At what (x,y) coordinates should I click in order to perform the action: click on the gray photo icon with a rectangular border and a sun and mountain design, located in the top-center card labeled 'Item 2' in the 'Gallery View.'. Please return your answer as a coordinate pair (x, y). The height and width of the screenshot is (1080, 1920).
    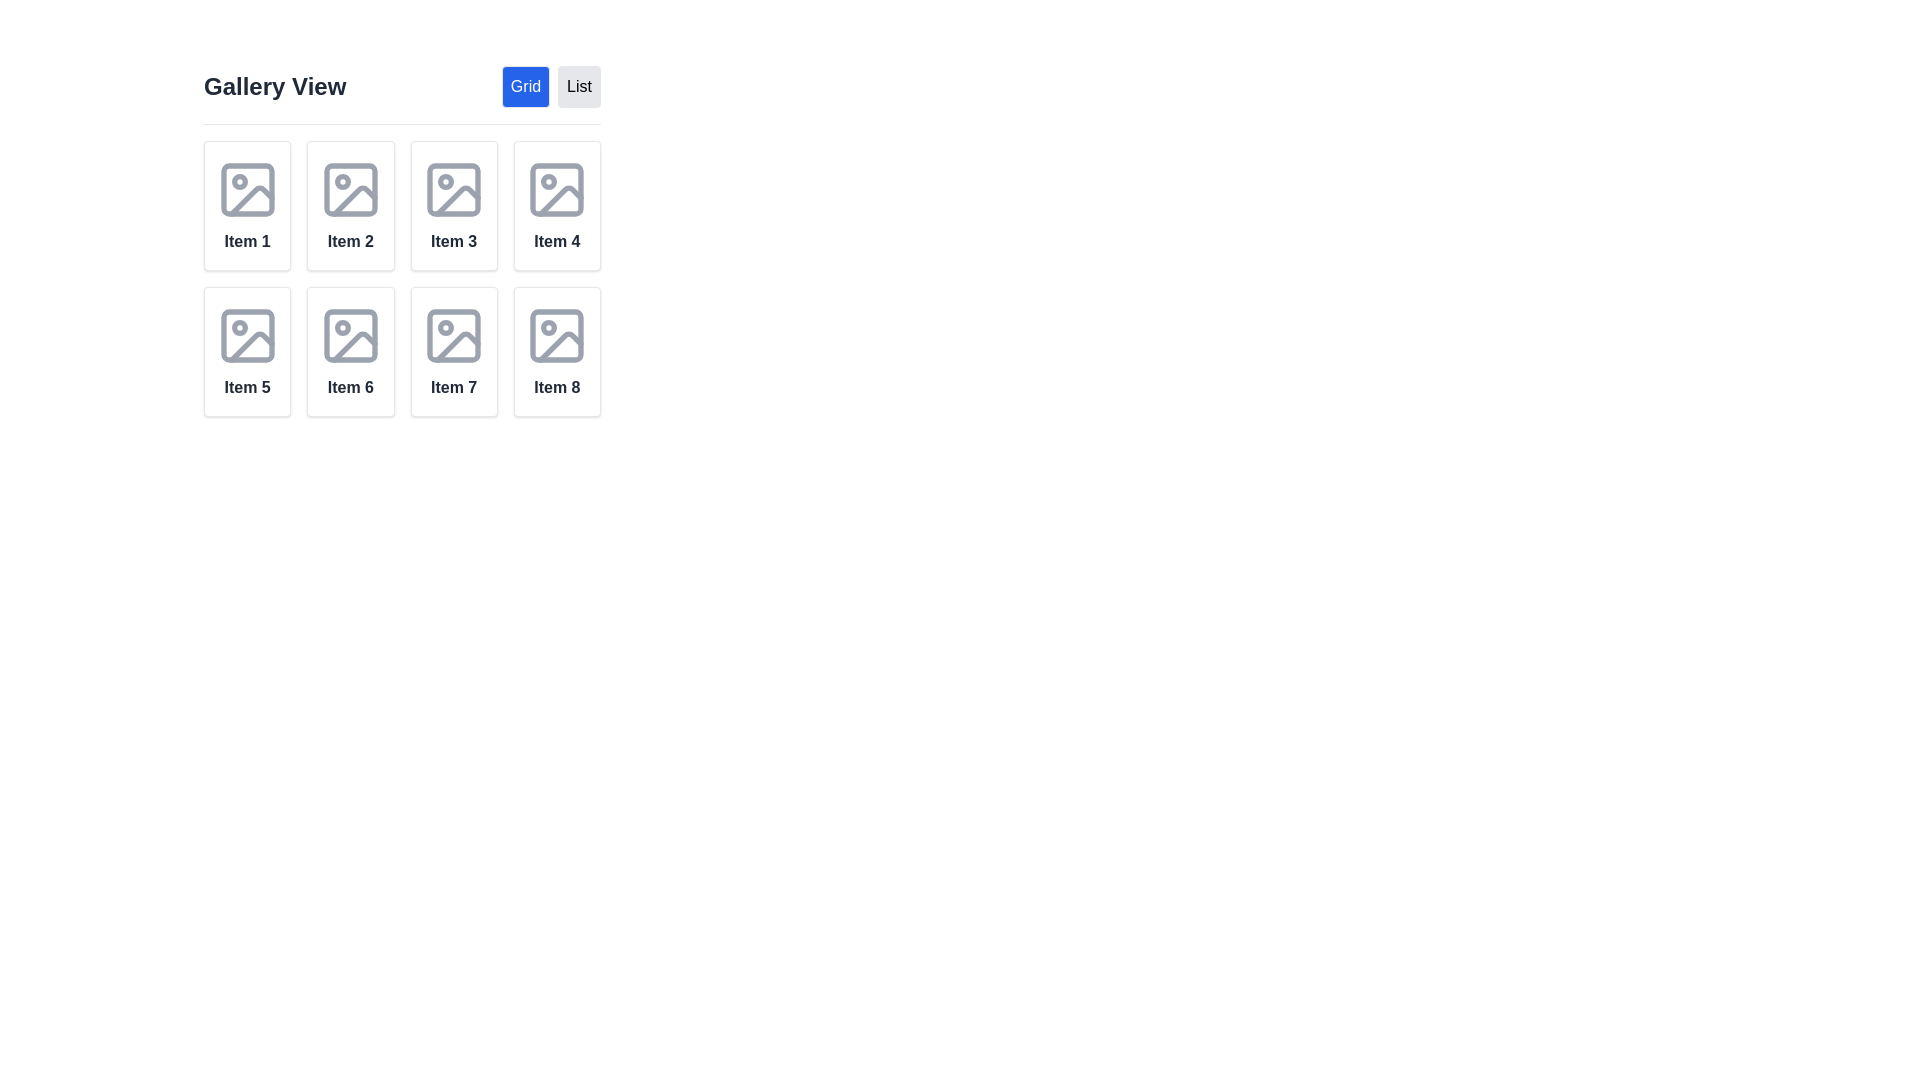
    Looking at the image, I should click on (350, 189).